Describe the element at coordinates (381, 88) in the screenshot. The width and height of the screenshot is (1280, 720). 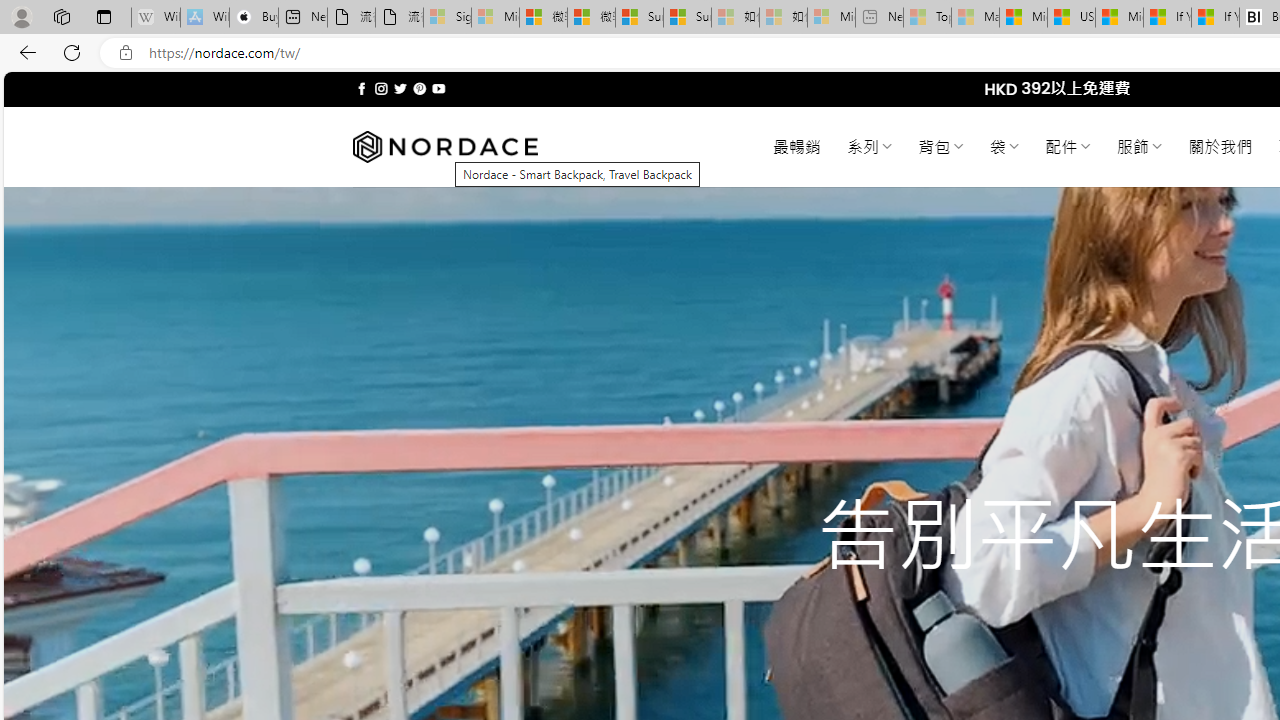
I see `'Follow on Instagram'` at that location.